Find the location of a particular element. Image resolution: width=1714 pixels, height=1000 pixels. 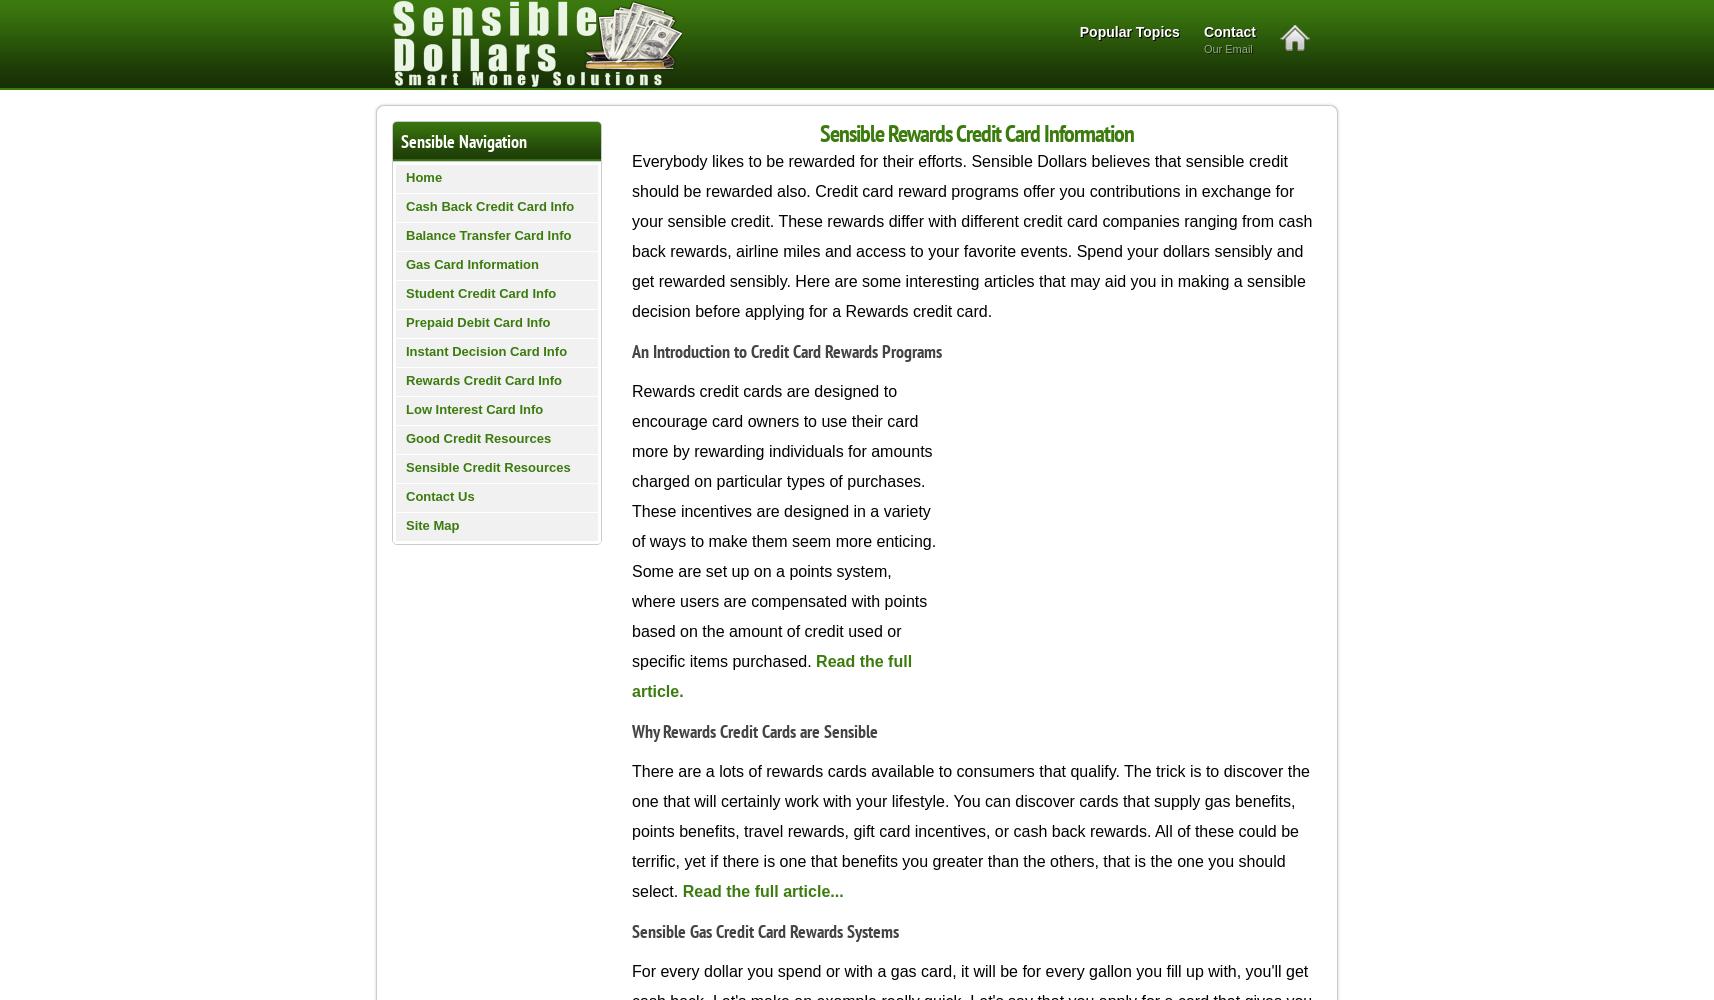

'Gas Card Information' is located at coordinates (472, 264).